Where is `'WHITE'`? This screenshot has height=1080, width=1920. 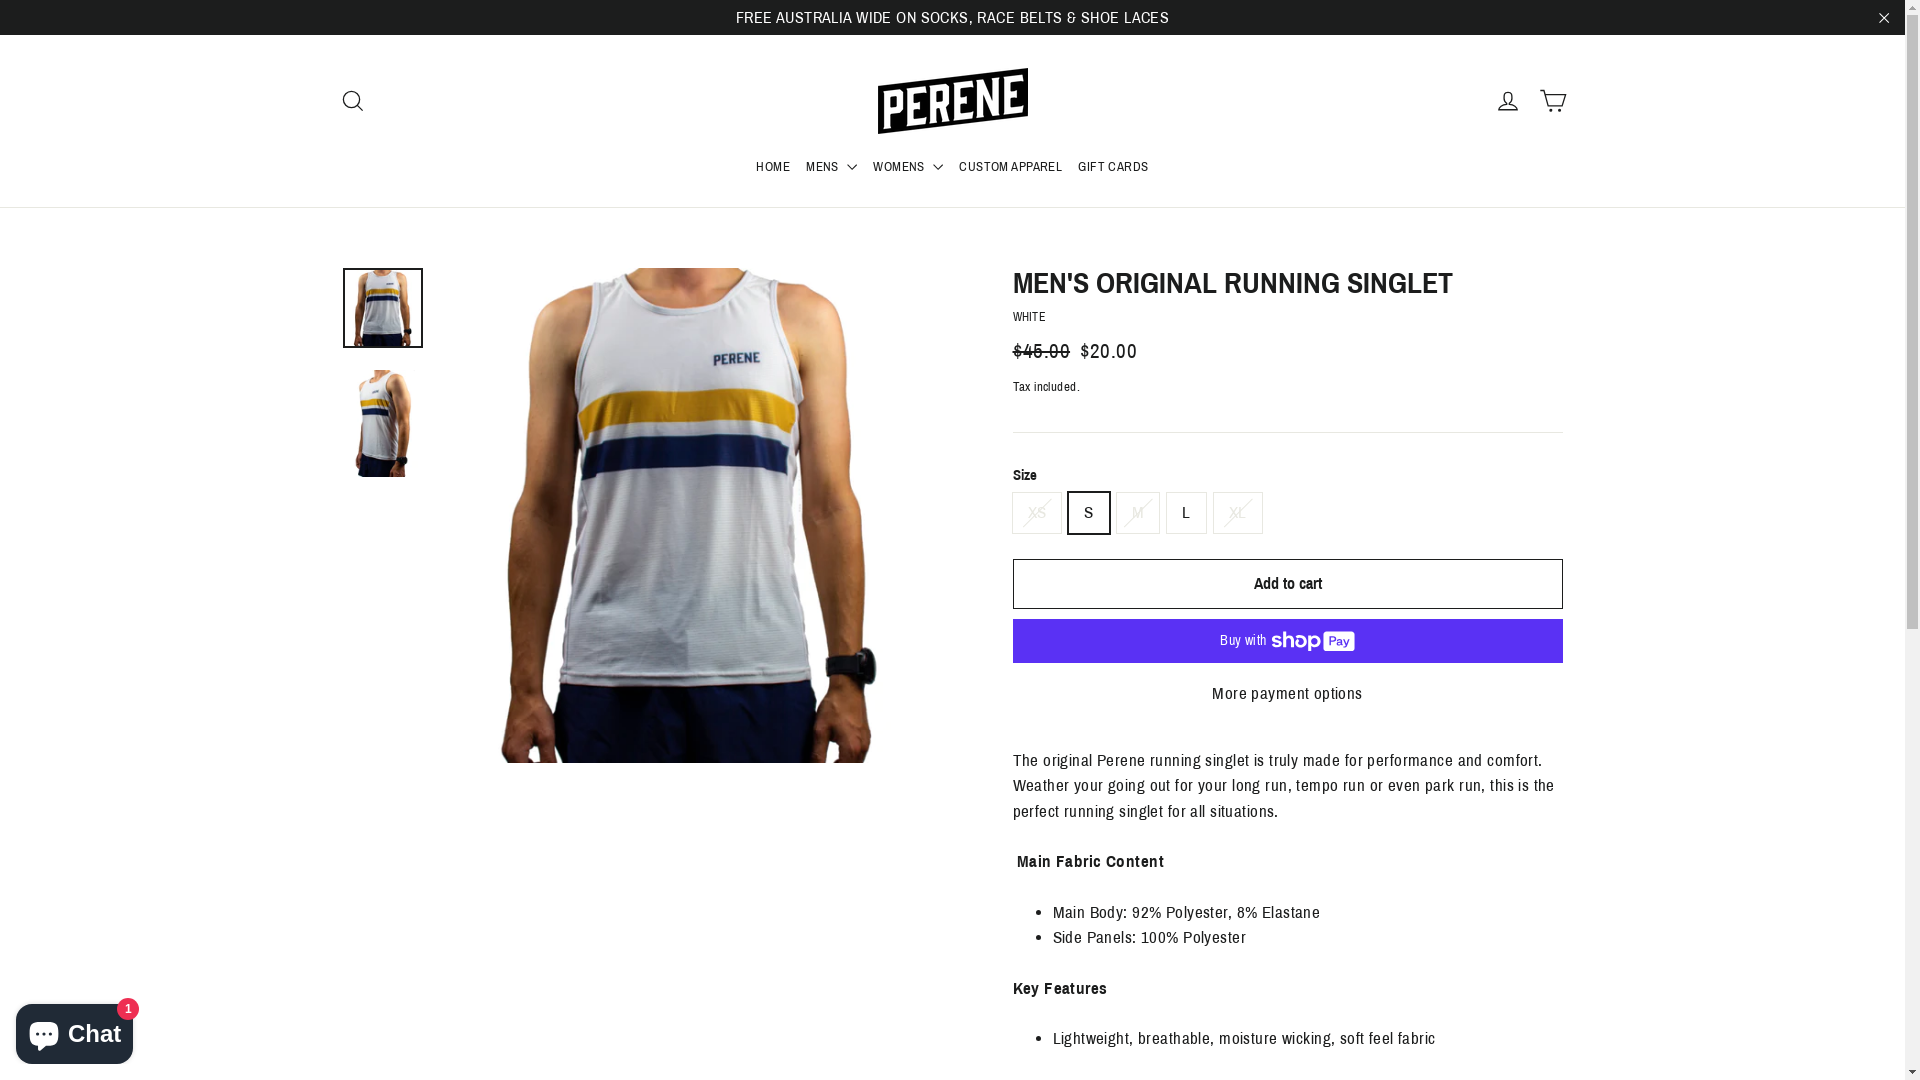 'WHITE' is located at coordinates (1028, 315).